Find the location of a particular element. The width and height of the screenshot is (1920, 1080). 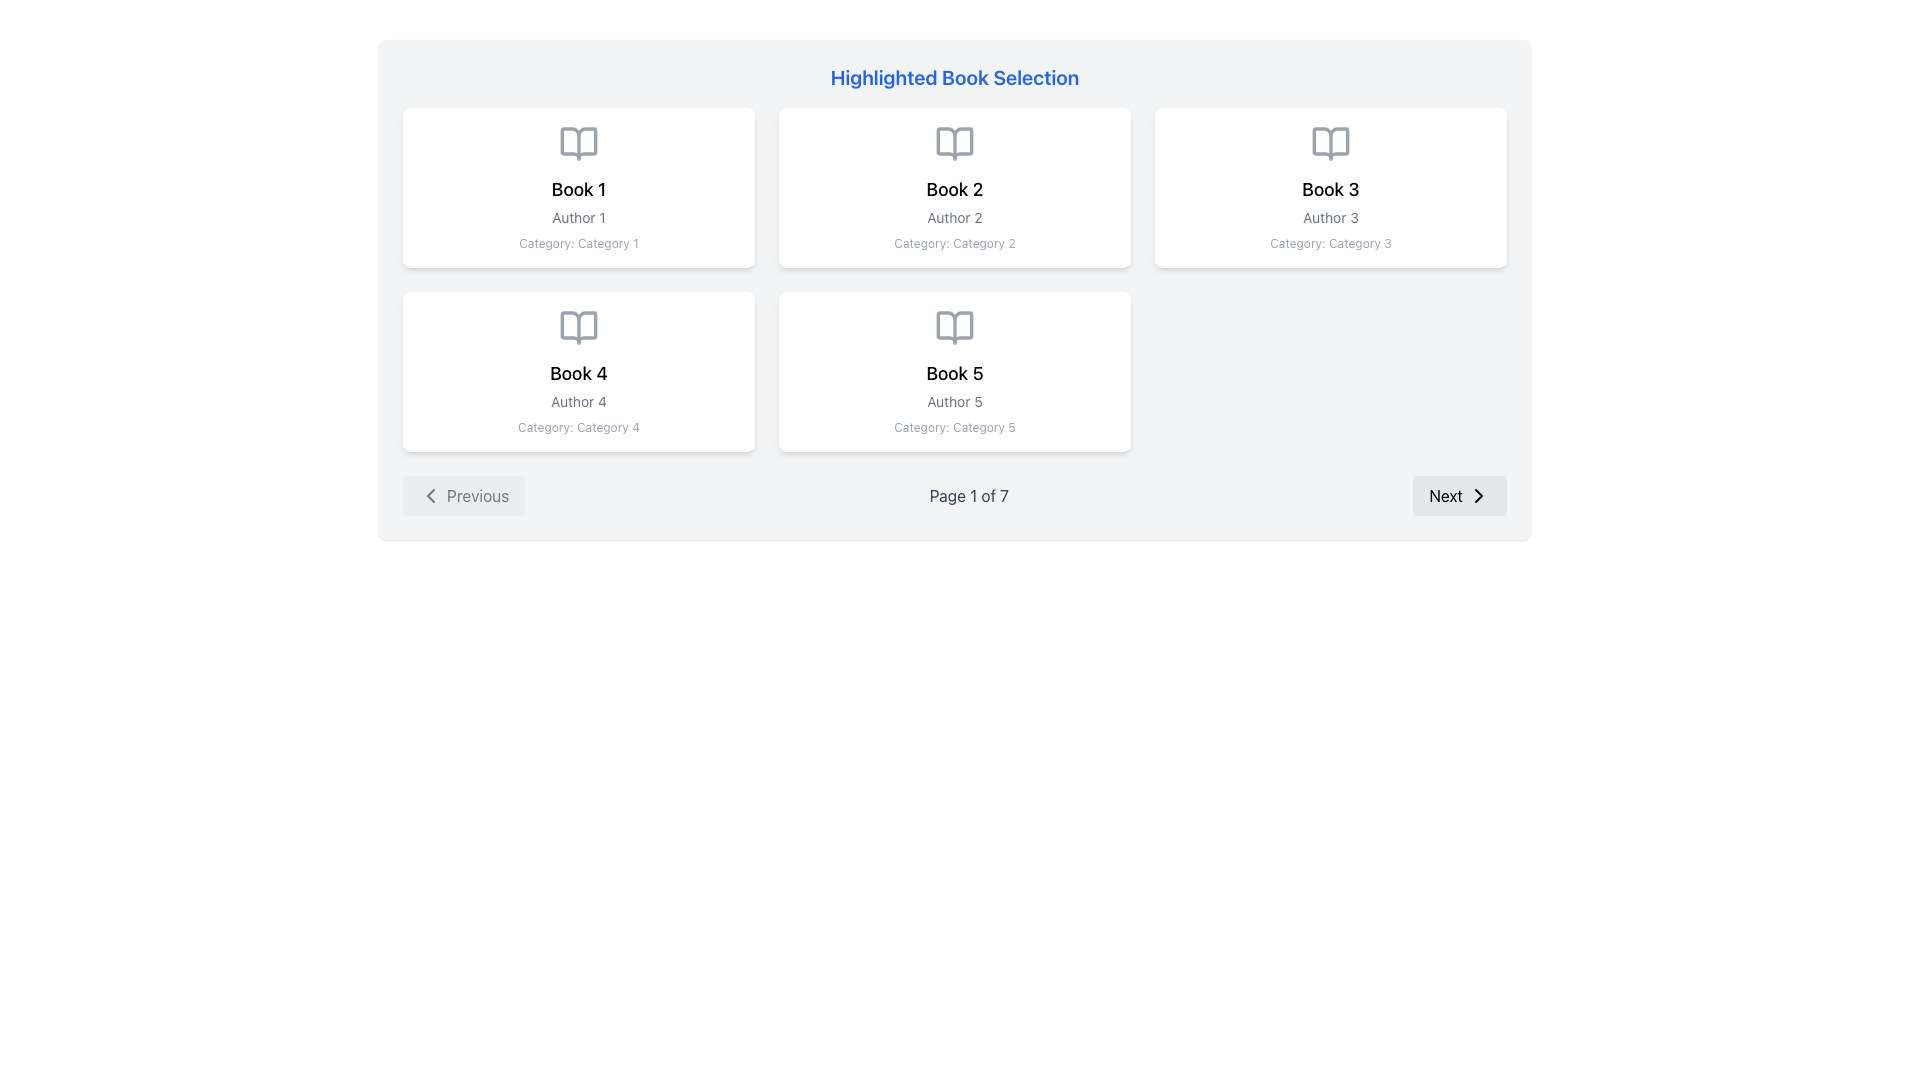

the first informational card displaying 'Book 1', which includes the book title, author name, and category, located at the top-left of the grid layout is located at coordinates (578, 188).